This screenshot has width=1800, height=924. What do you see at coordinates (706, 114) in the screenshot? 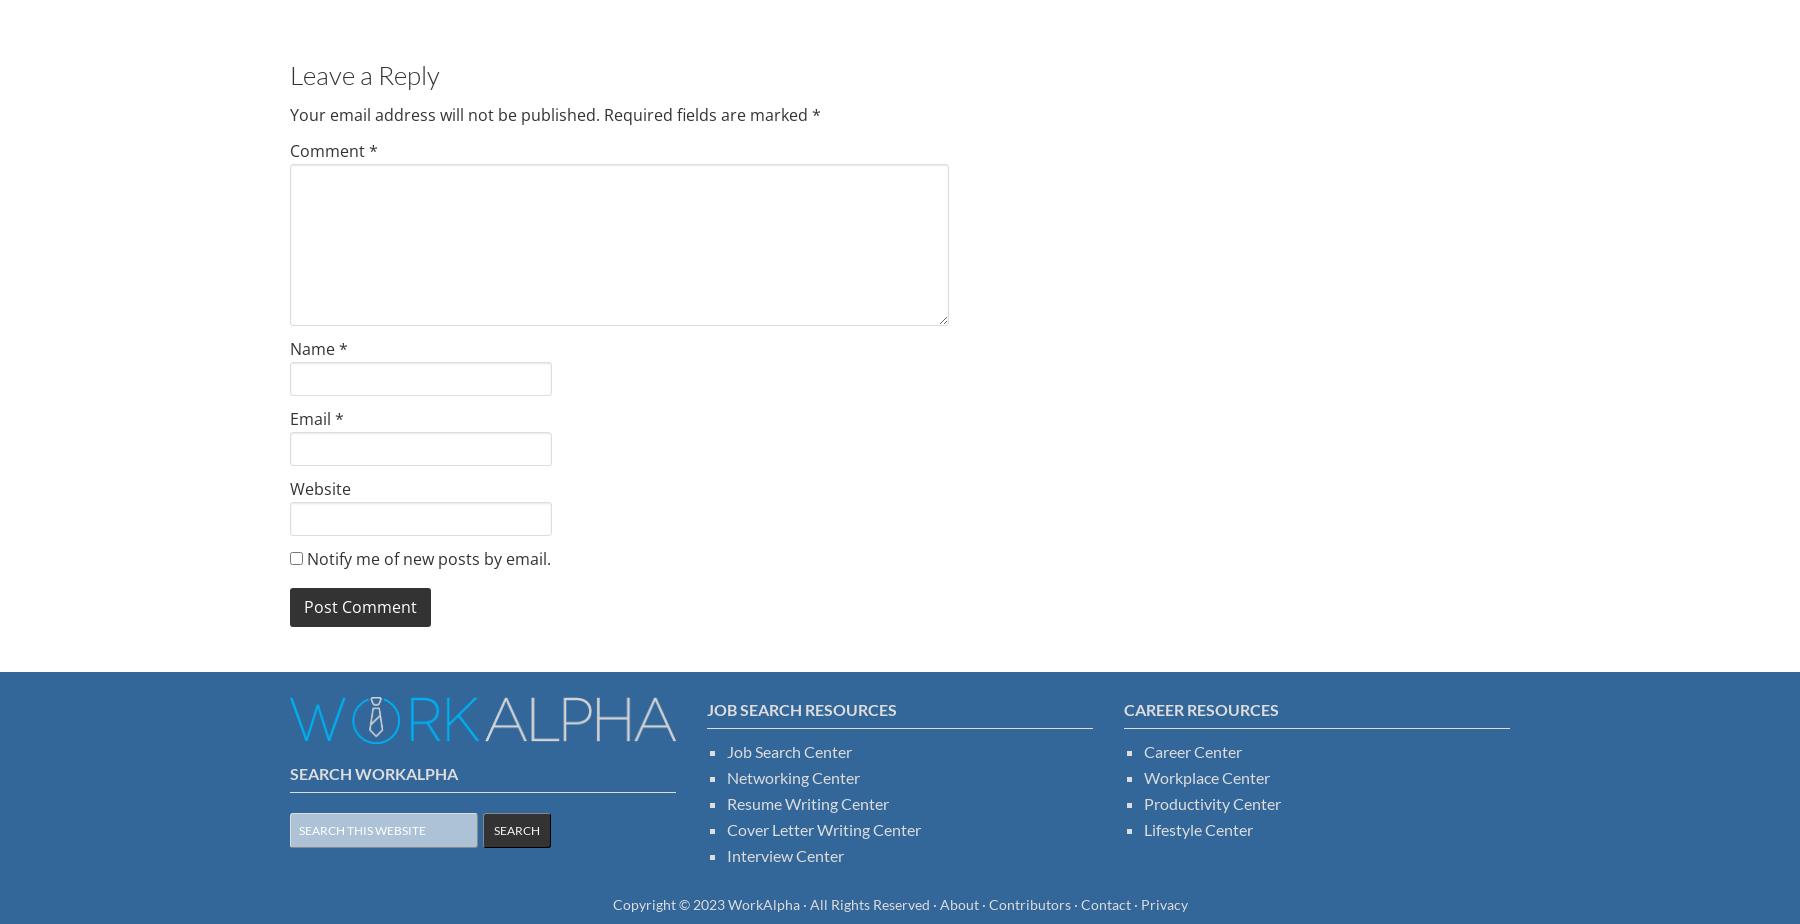
I see `'Required fields are marked'` at bounding box center [706, 114].